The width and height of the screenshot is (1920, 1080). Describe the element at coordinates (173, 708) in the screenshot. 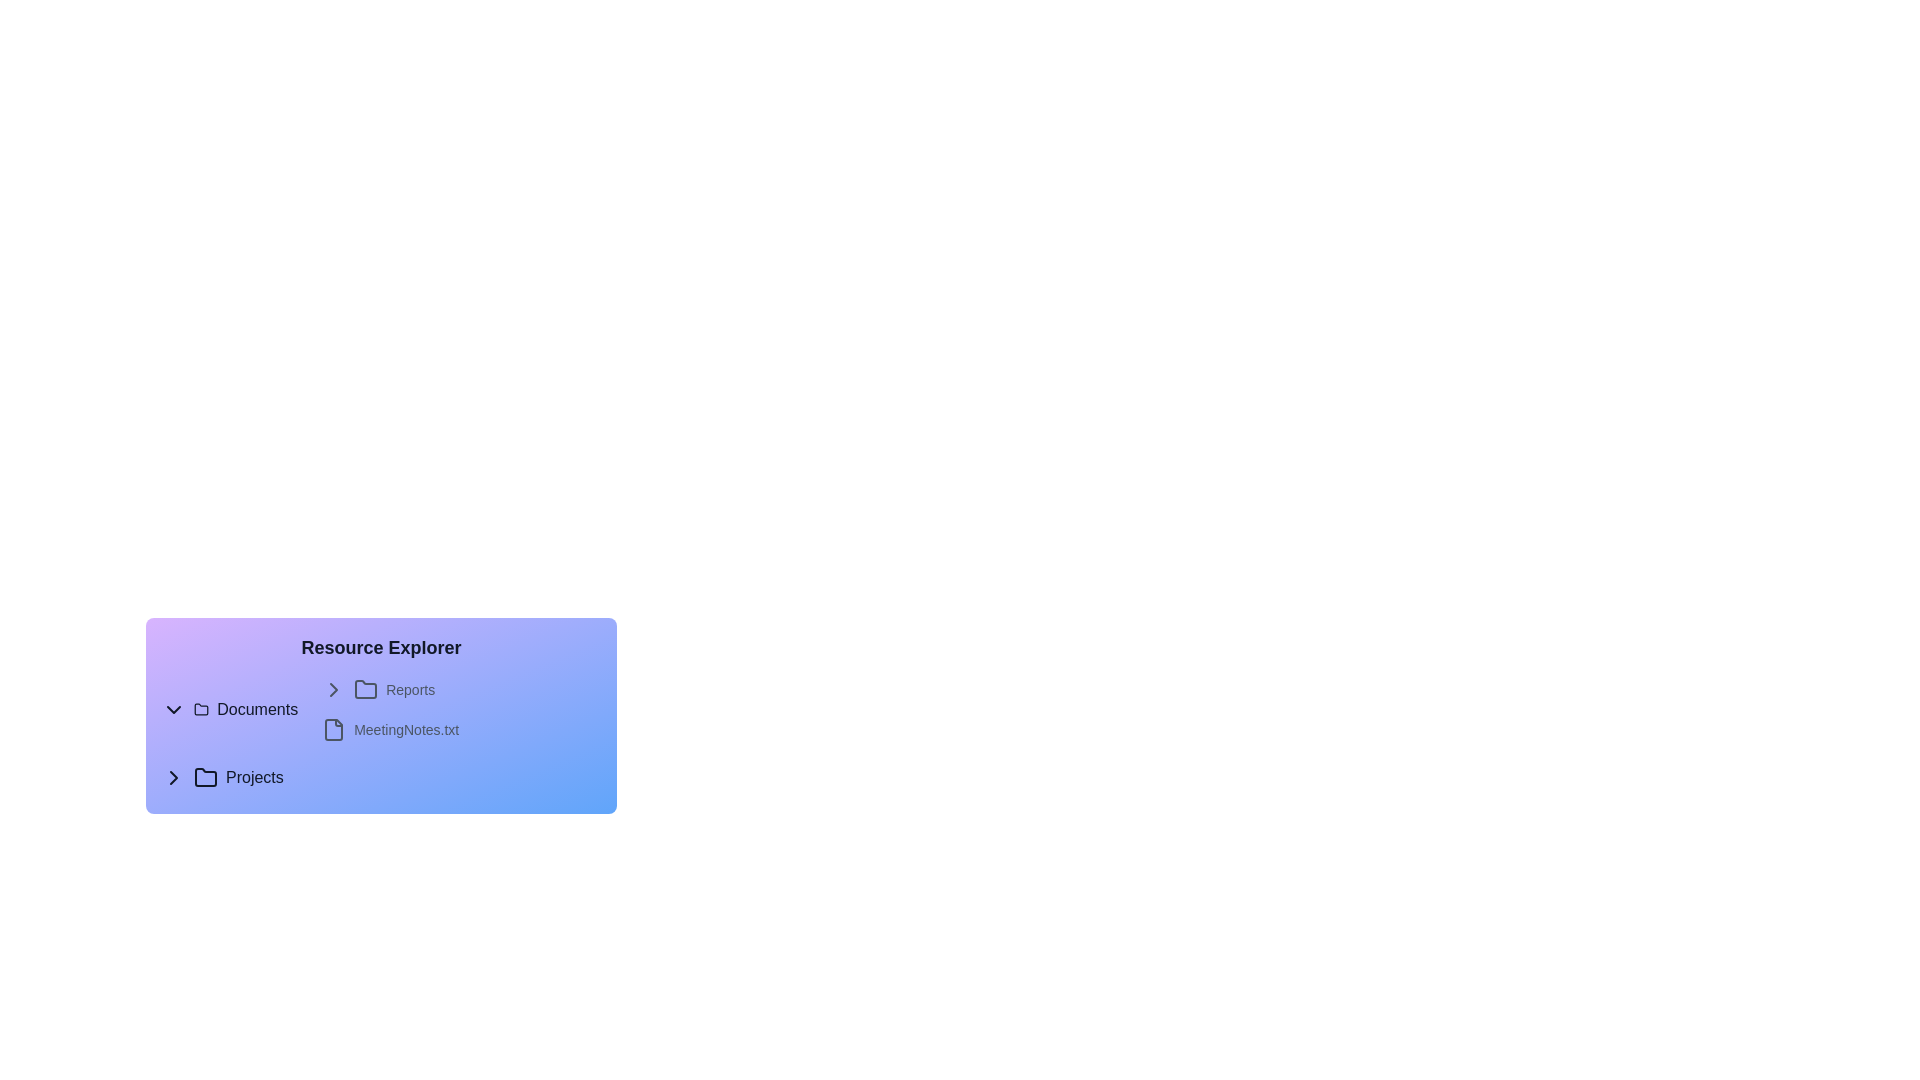

I see `the downward-pointing triangular chevron icon next to the 'Documents' entry` at that location.